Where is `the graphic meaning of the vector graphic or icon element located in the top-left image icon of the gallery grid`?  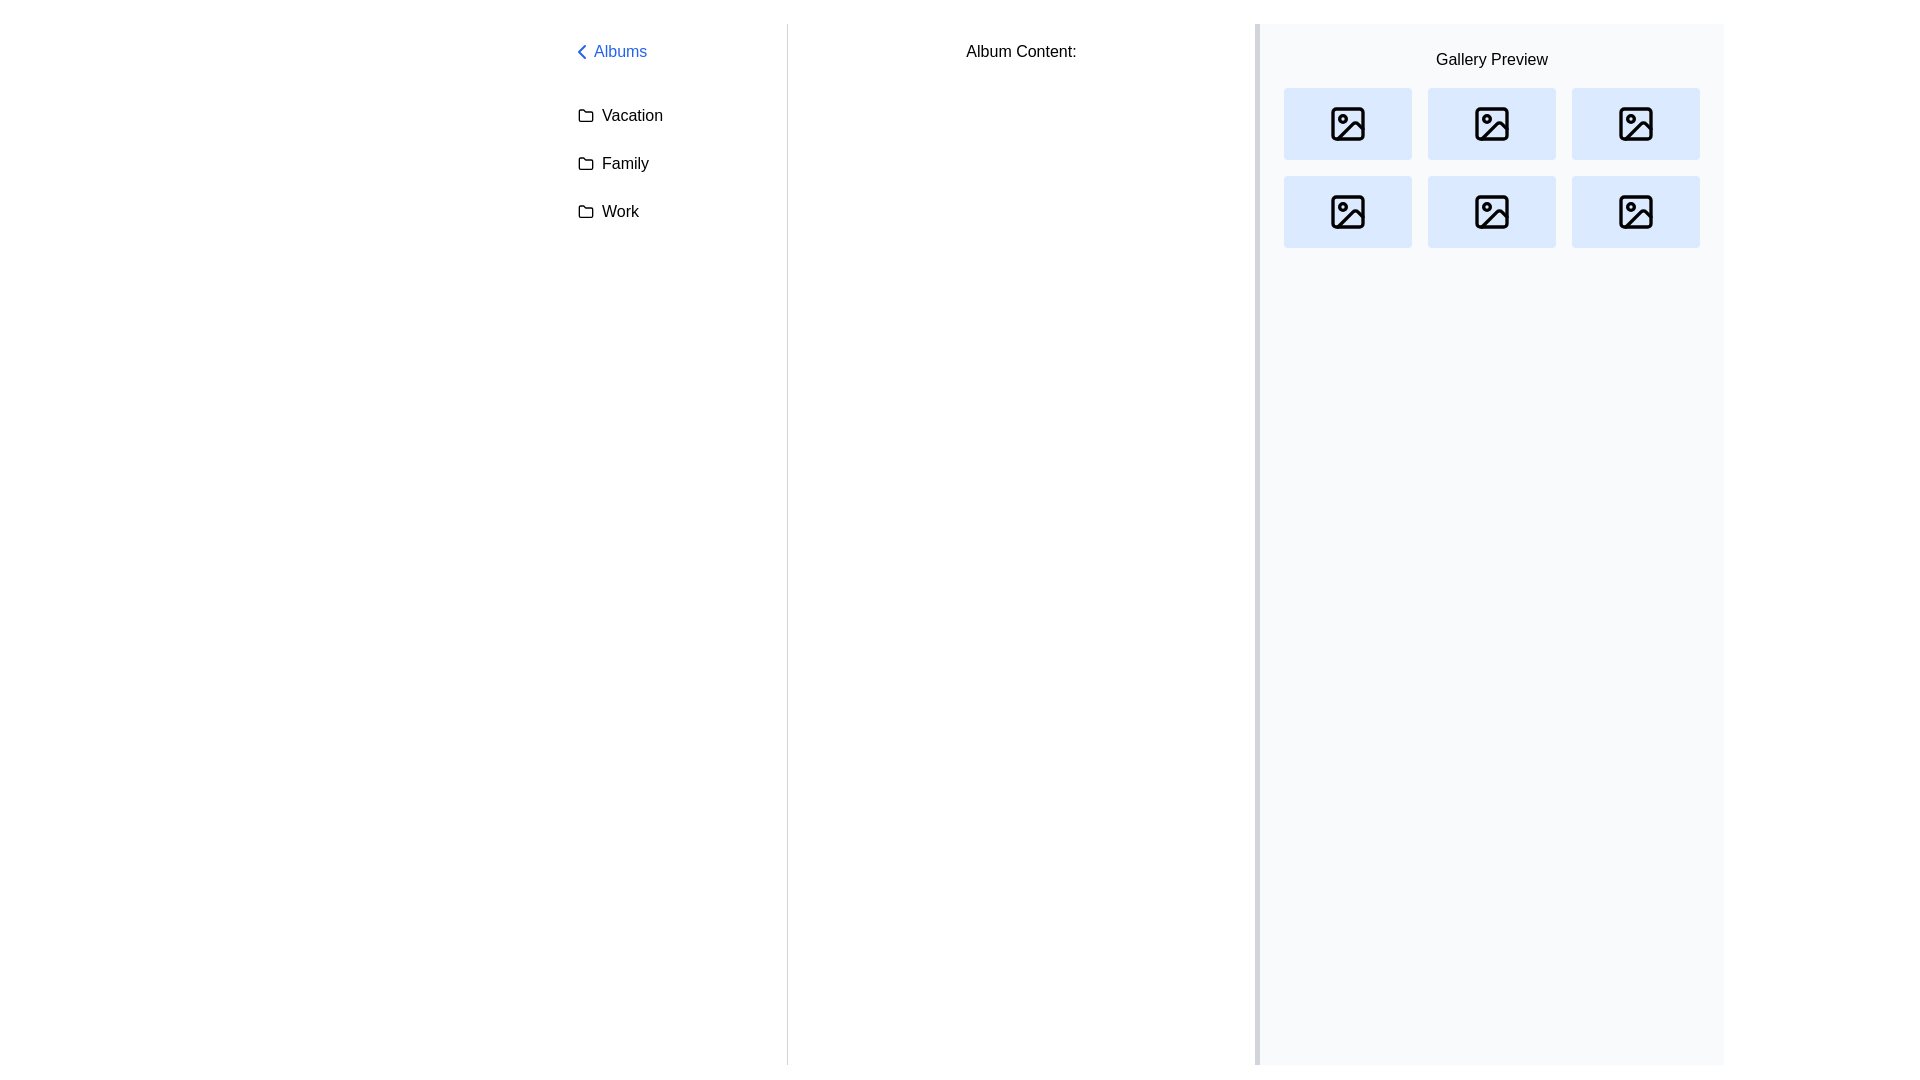
the graphic meaning of the vector graphic or icon element located in the top-left image icon of the gallery grid is located at coordinates (1350, 130).